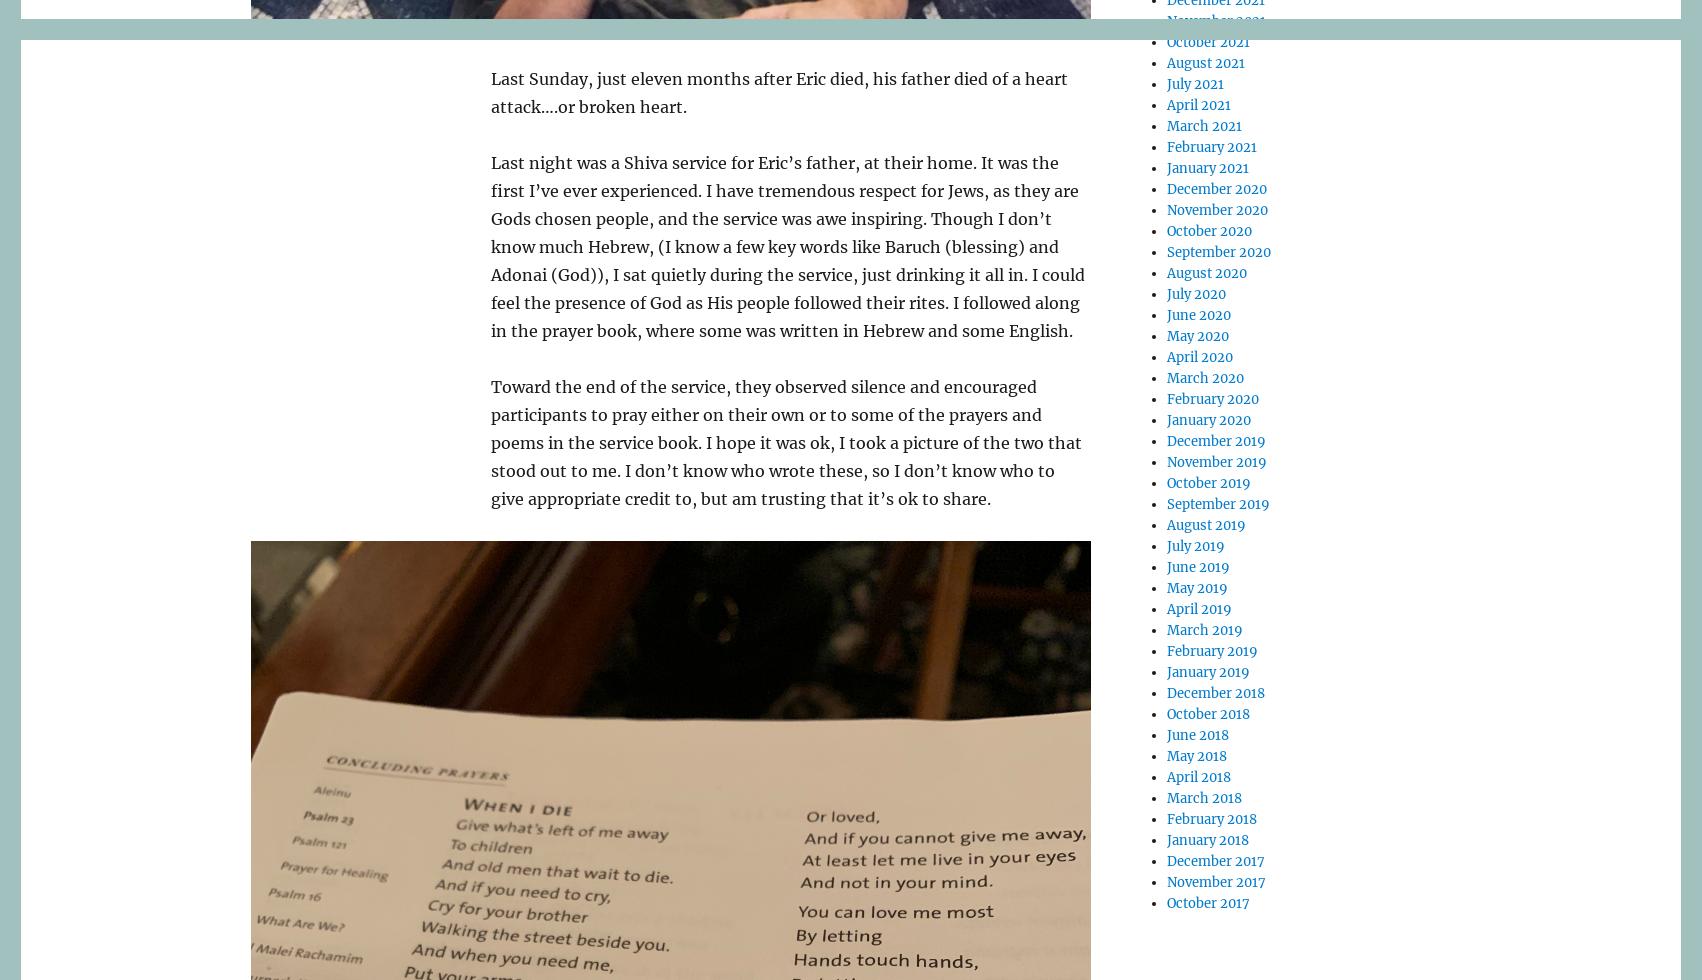  Describe the element at coordinates (1198, 336) in the screenshot. I see `'May 2020'` at that location.